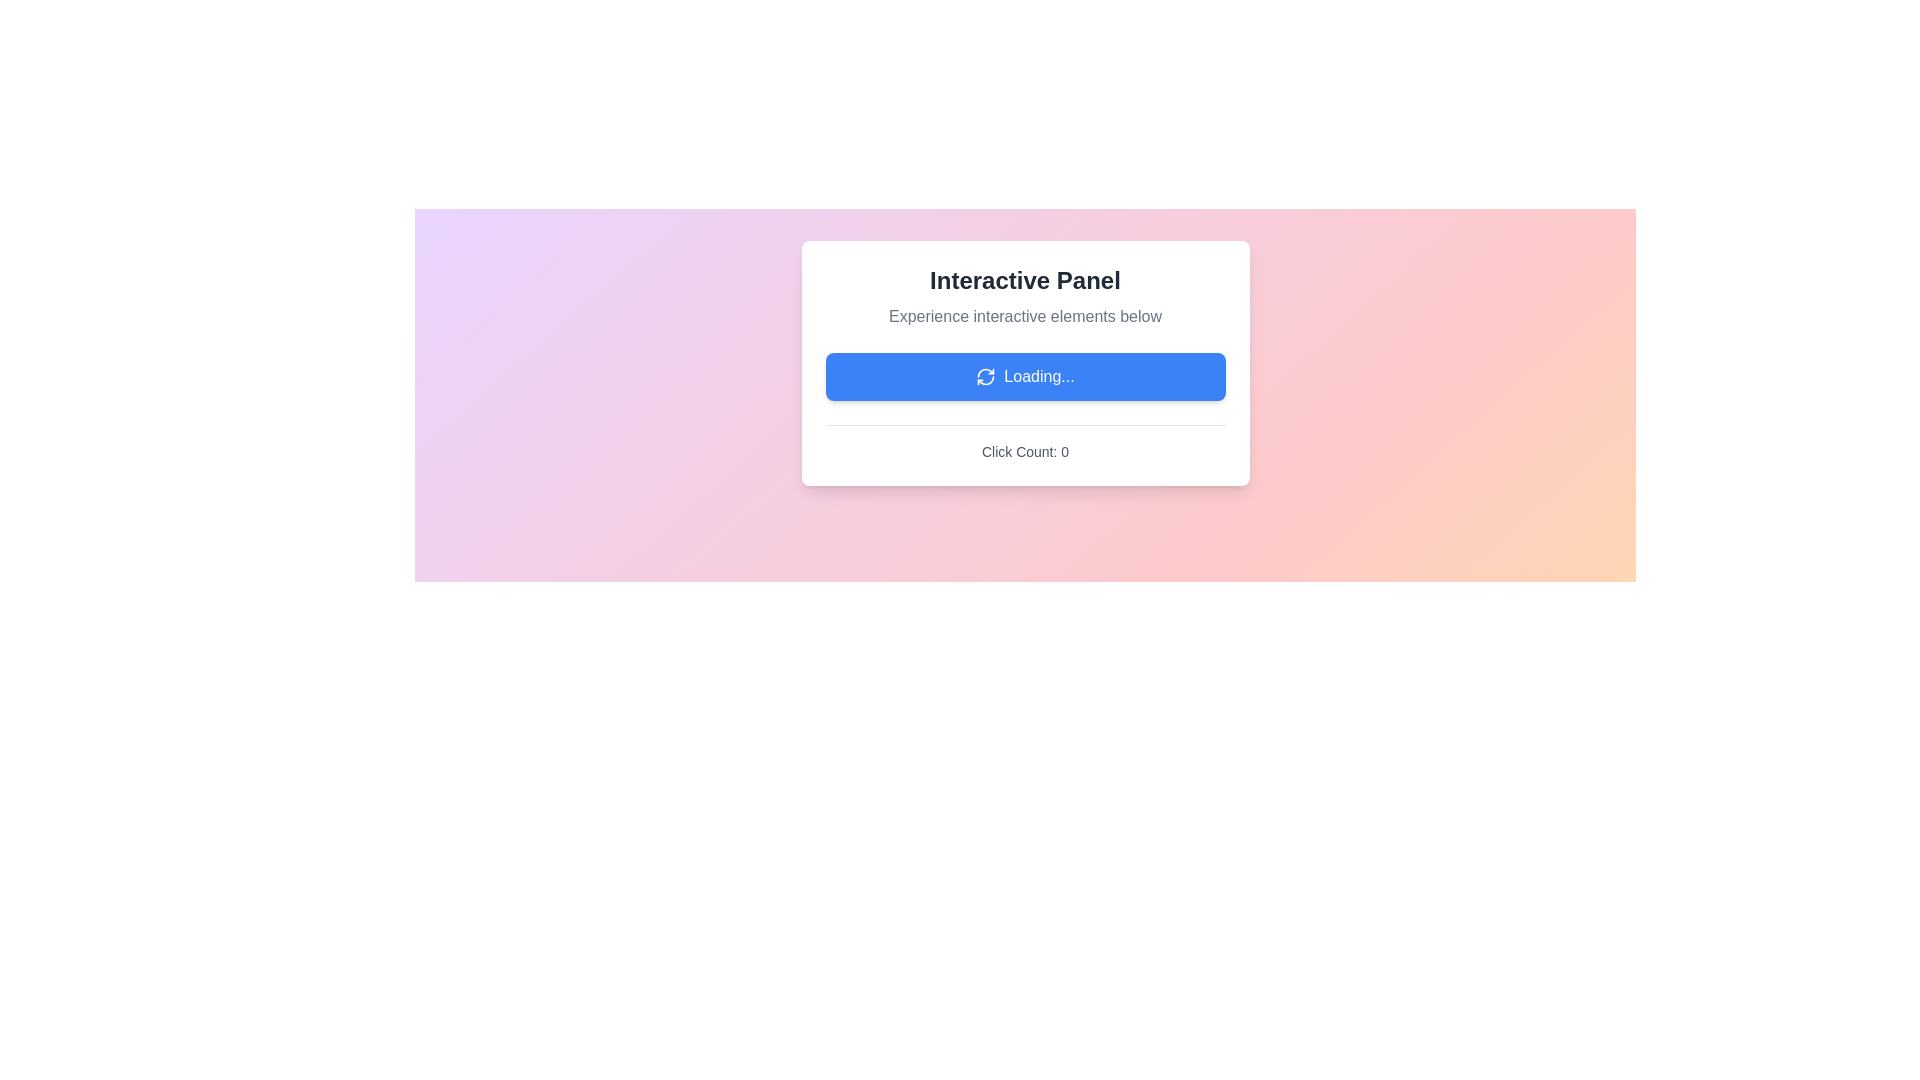 The image size is (1920, 1080). What do you see at coordinates (1039, 377) in the screenshot?
I see `text content of the 'Loading...' label located on the blue rounded rectangular button in the center of the interface` at bounding box center [1039, 377].